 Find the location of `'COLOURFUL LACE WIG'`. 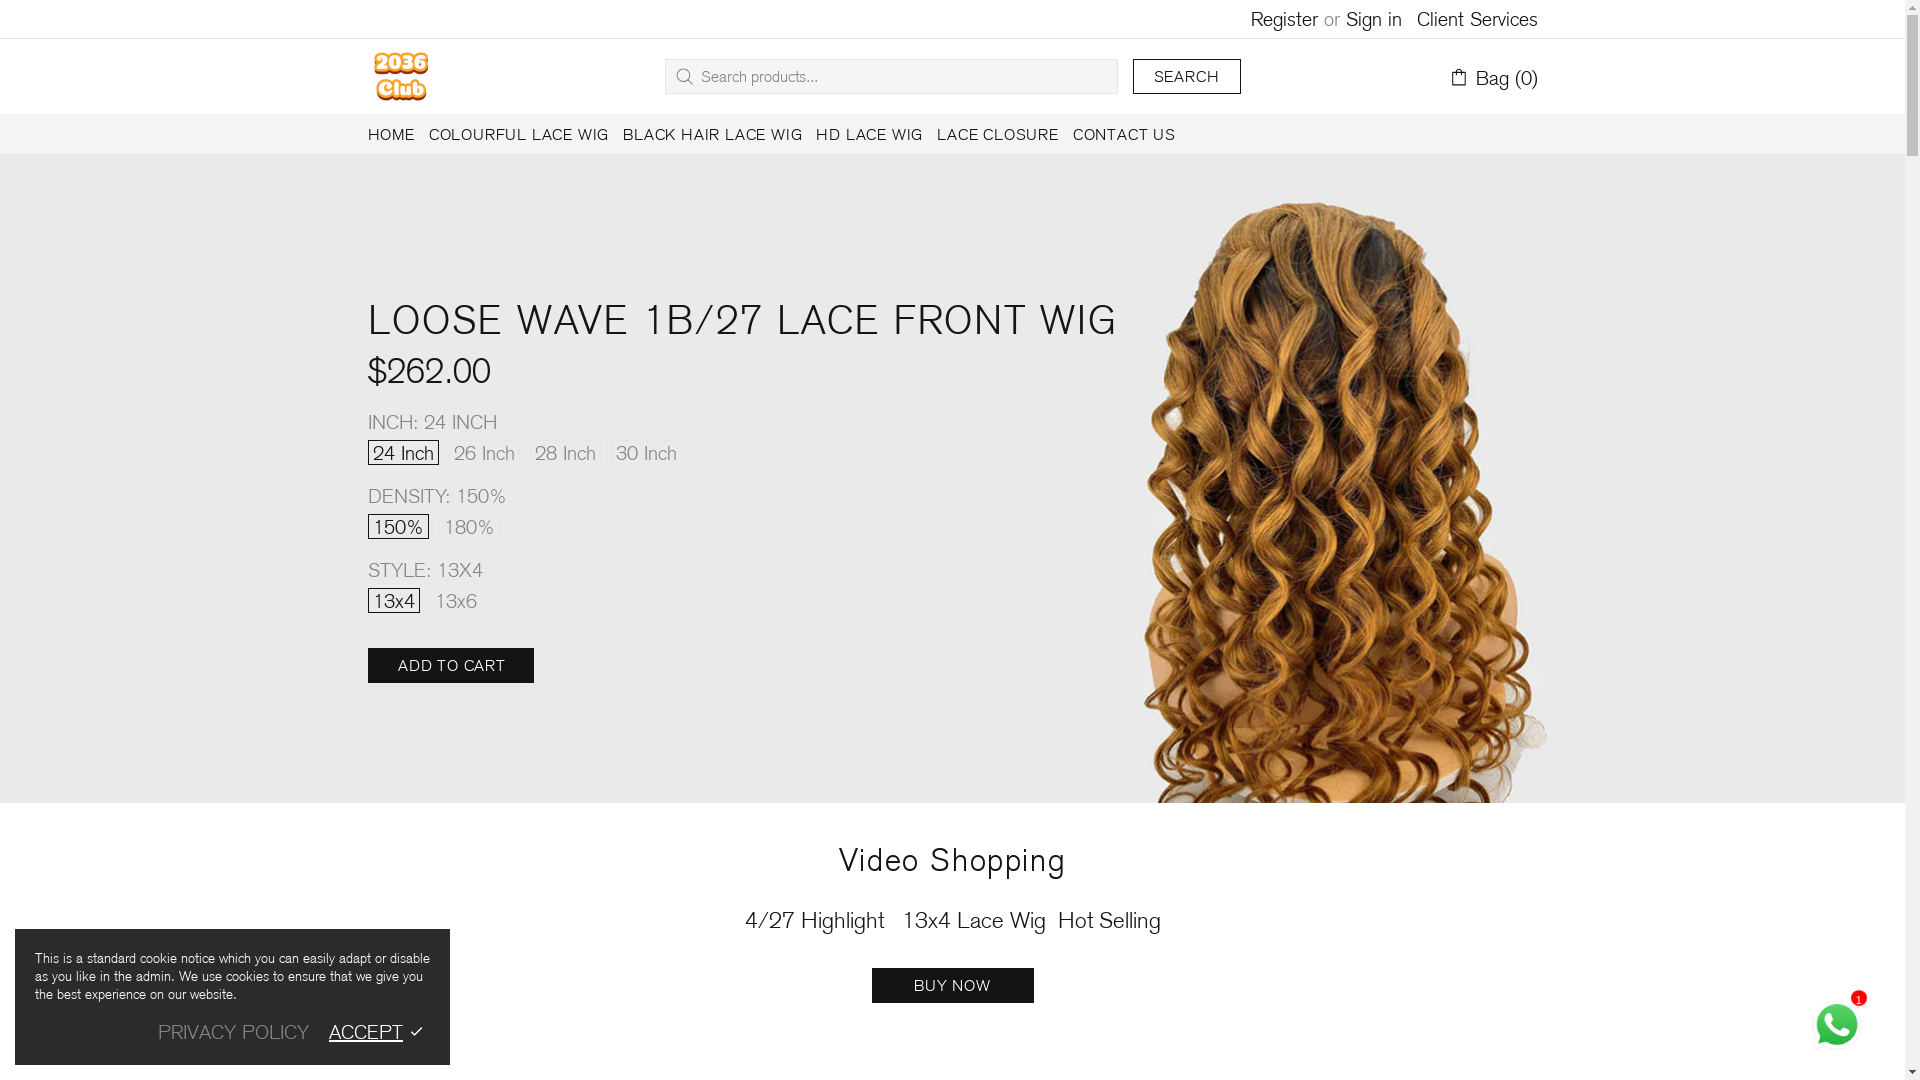

'COLOURFUL LACE WIG' is located at coordinates (421, 134).